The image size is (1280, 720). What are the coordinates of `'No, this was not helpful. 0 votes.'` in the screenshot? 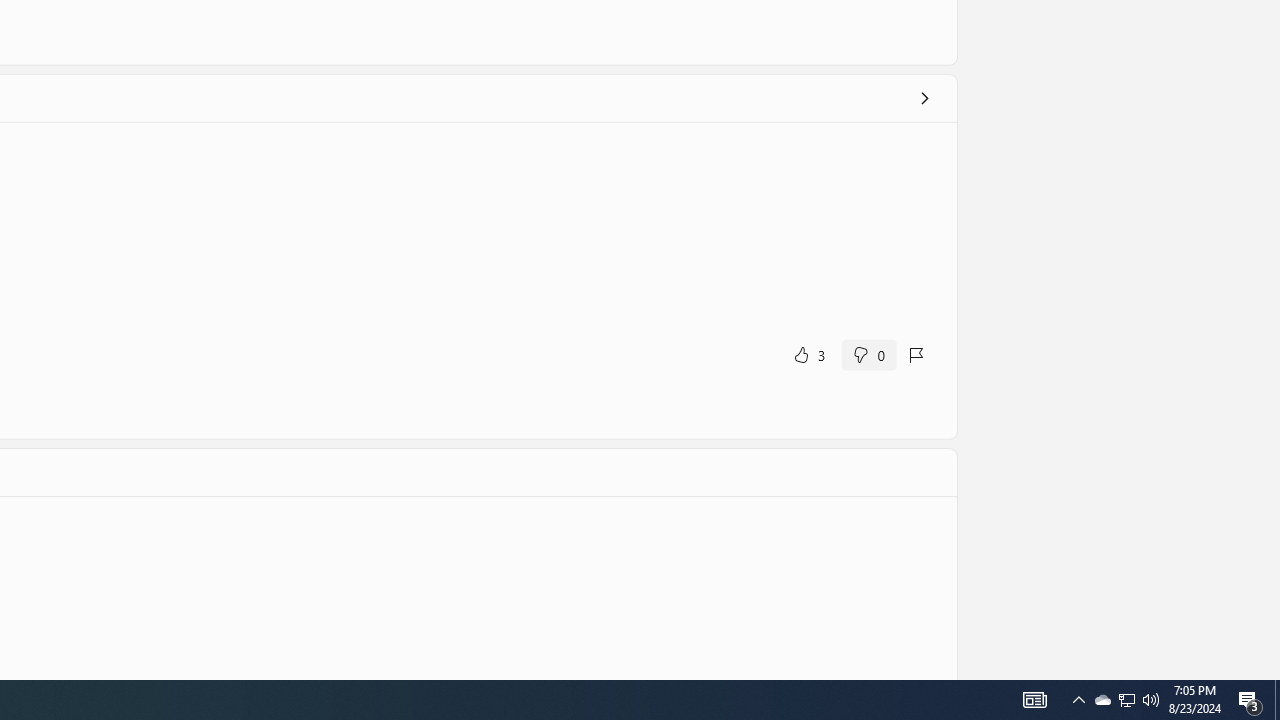 It's located at (868, 353).